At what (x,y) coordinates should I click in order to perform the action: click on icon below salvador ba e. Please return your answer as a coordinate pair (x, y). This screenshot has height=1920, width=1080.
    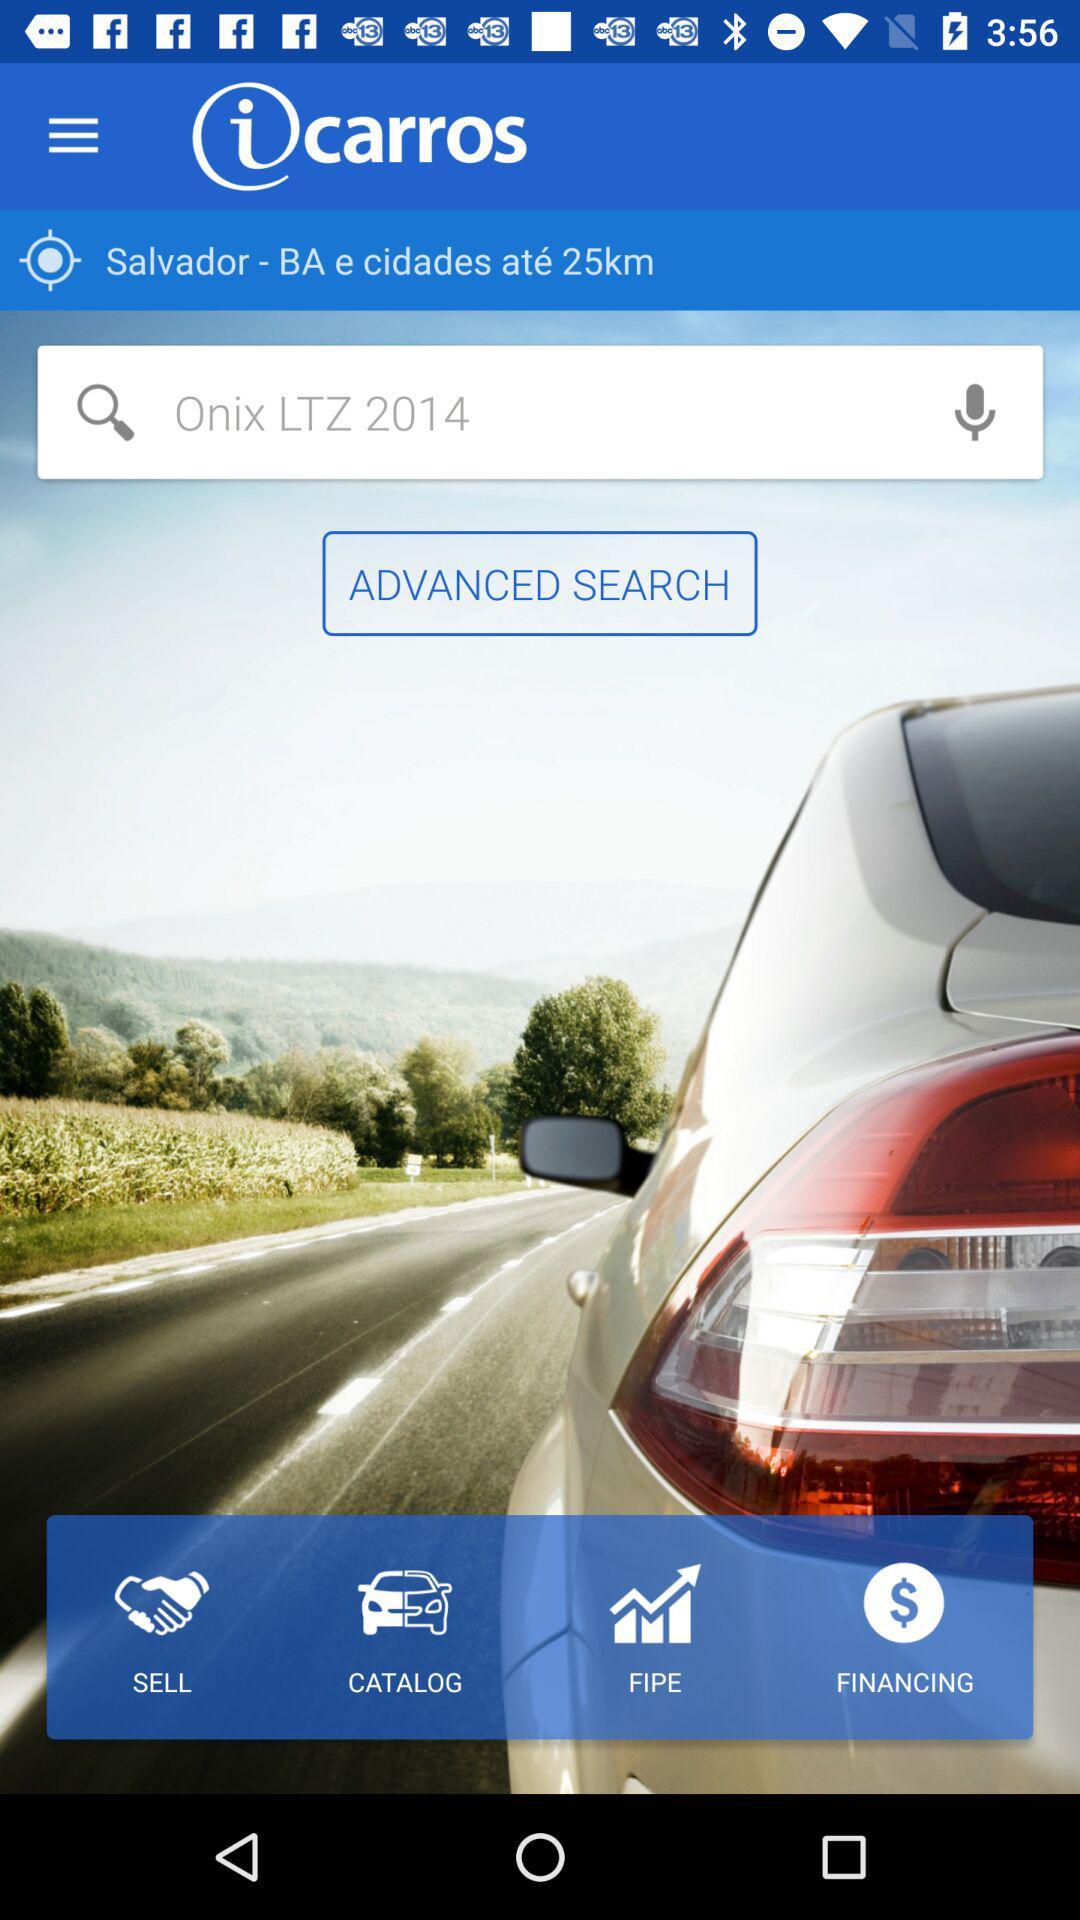
    Looking at the image, I should click on (974, 411).